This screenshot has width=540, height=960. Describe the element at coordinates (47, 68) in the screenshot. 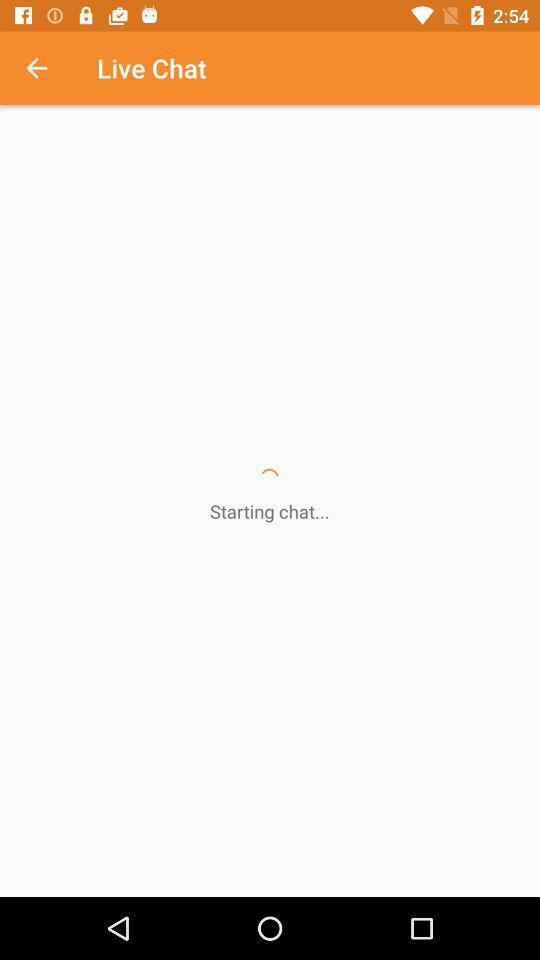

I see `the icon next to the live chat icon` at that location.